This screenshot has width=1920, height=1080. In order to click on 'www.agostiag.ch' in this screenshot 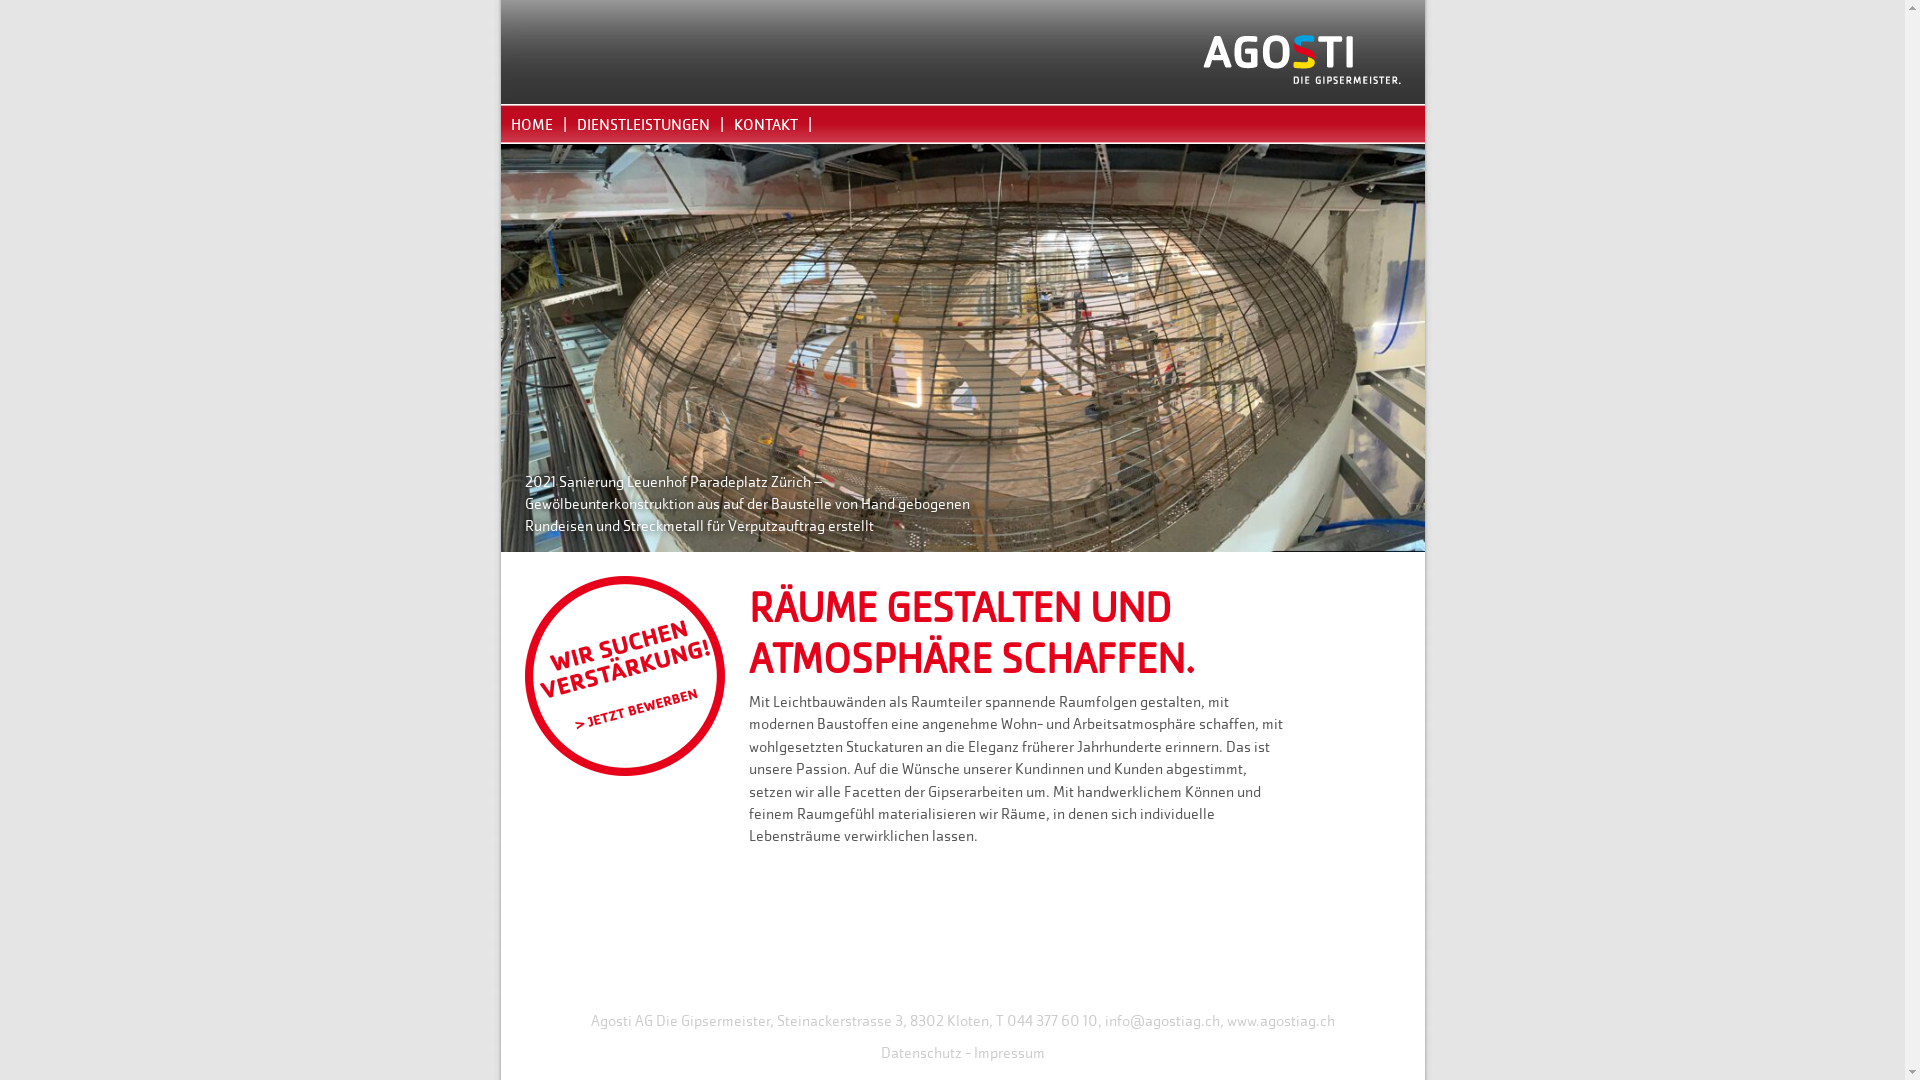, I will do `click(1280, 1020)`.